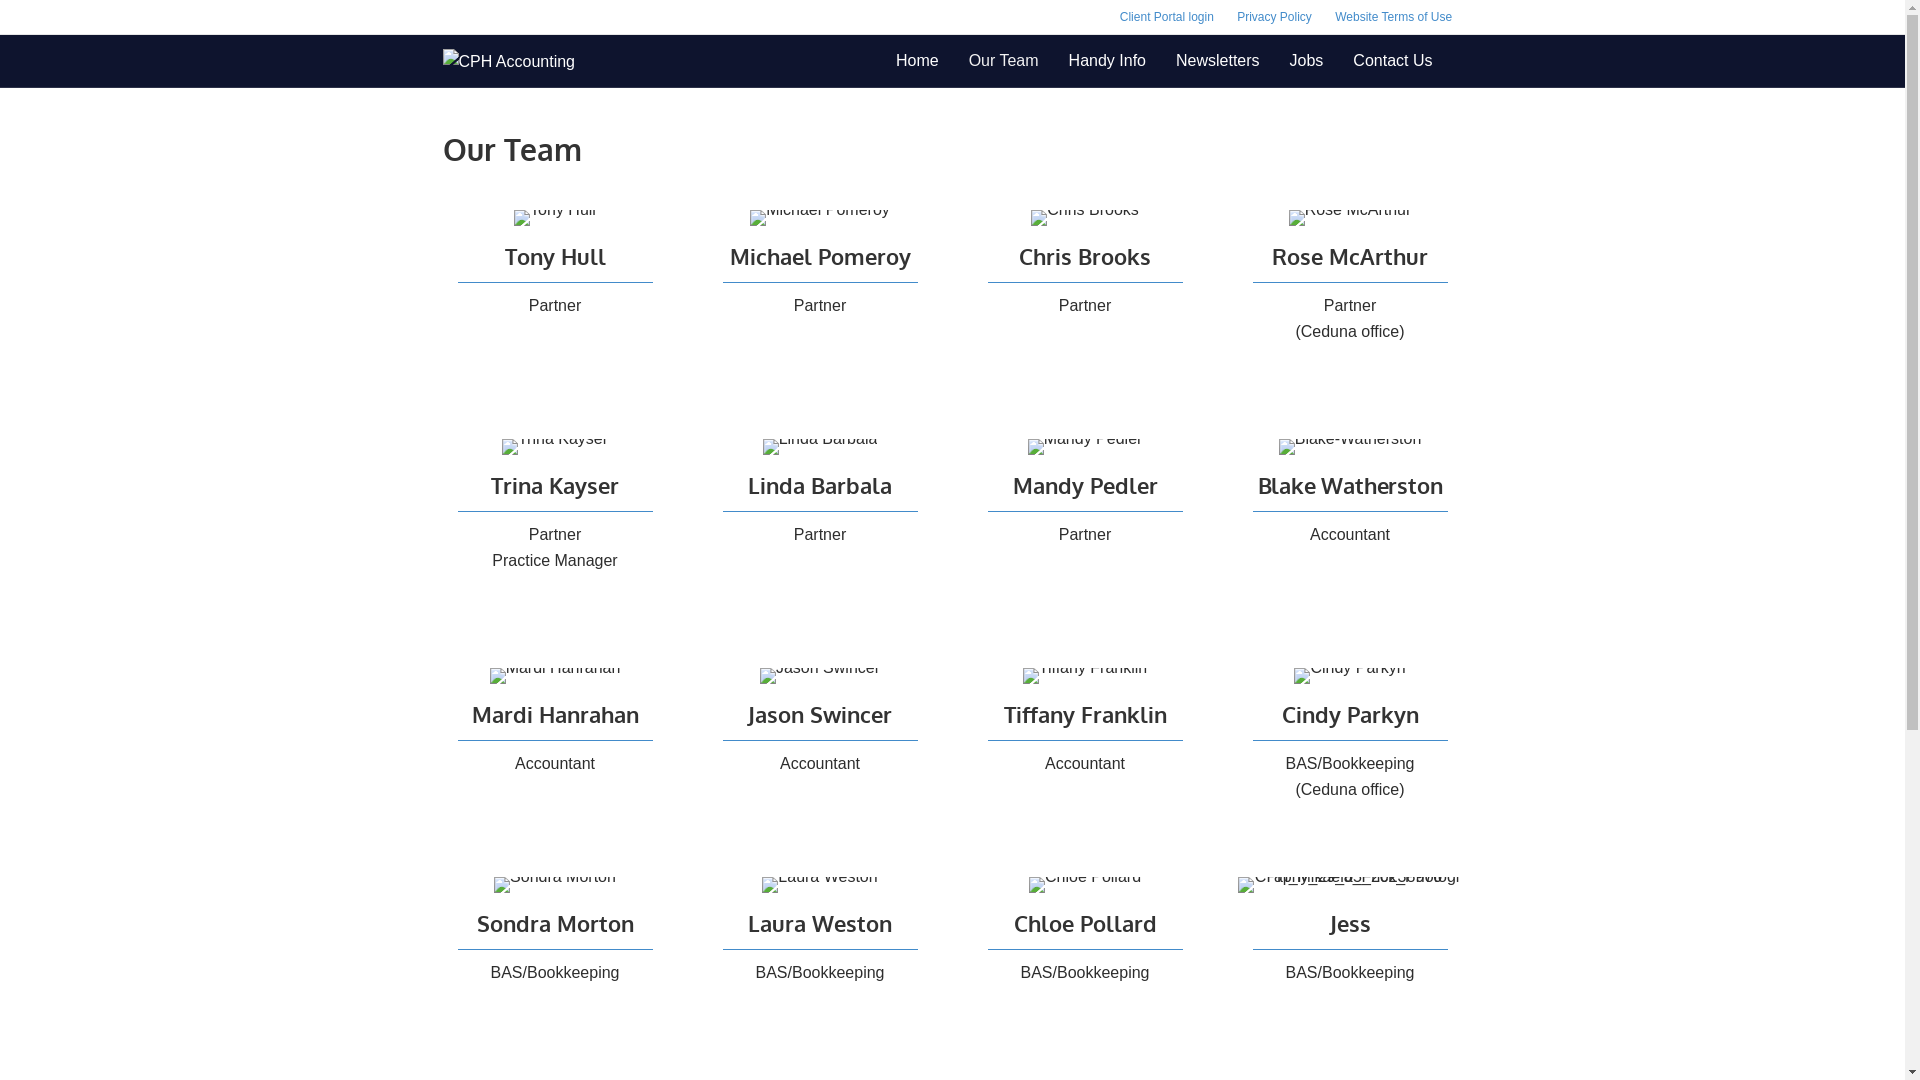 Image resolution: width=1920 pixels, height=1080 pixels. What do you see at coordinates (555, 675) in the screenshot?
I see `'Mardi-Hanrahan'` at bounding box center [555, 675].